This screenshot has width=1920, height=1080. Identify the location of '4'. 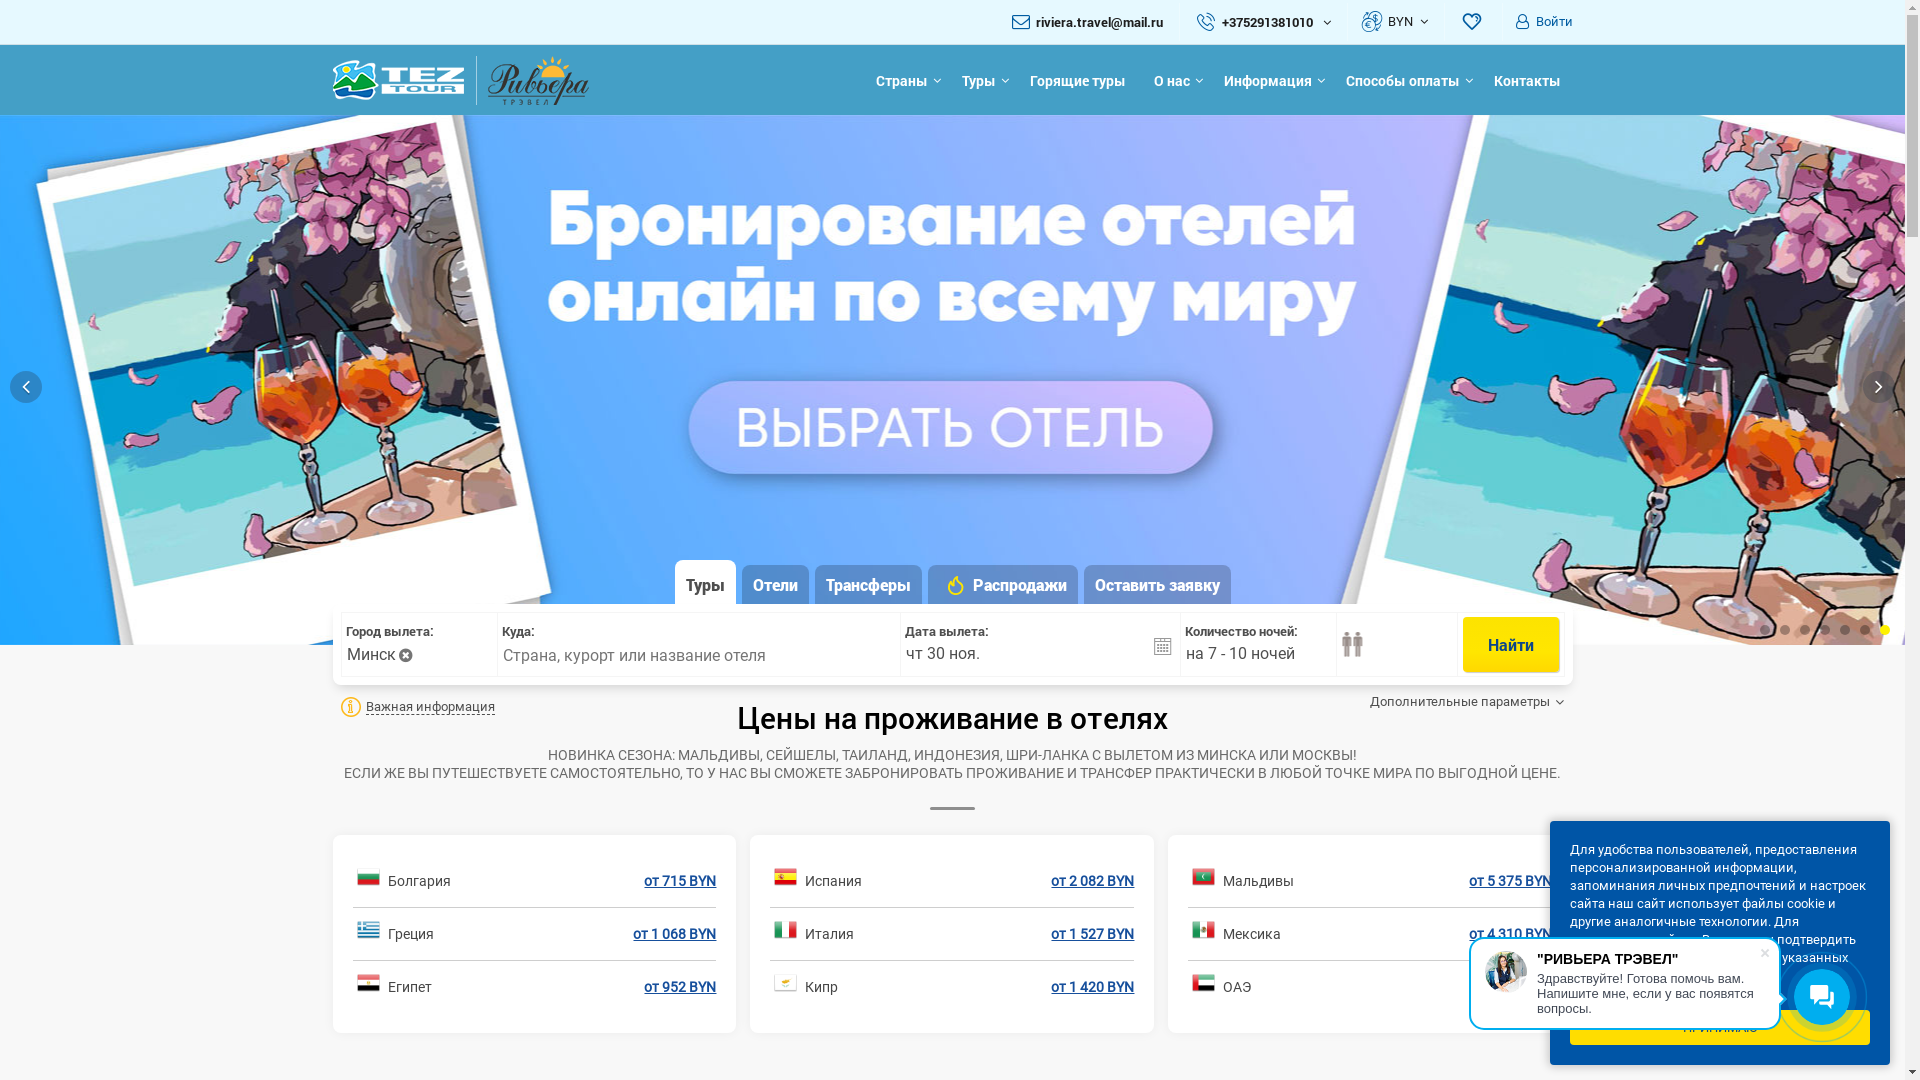
(1819, 628).